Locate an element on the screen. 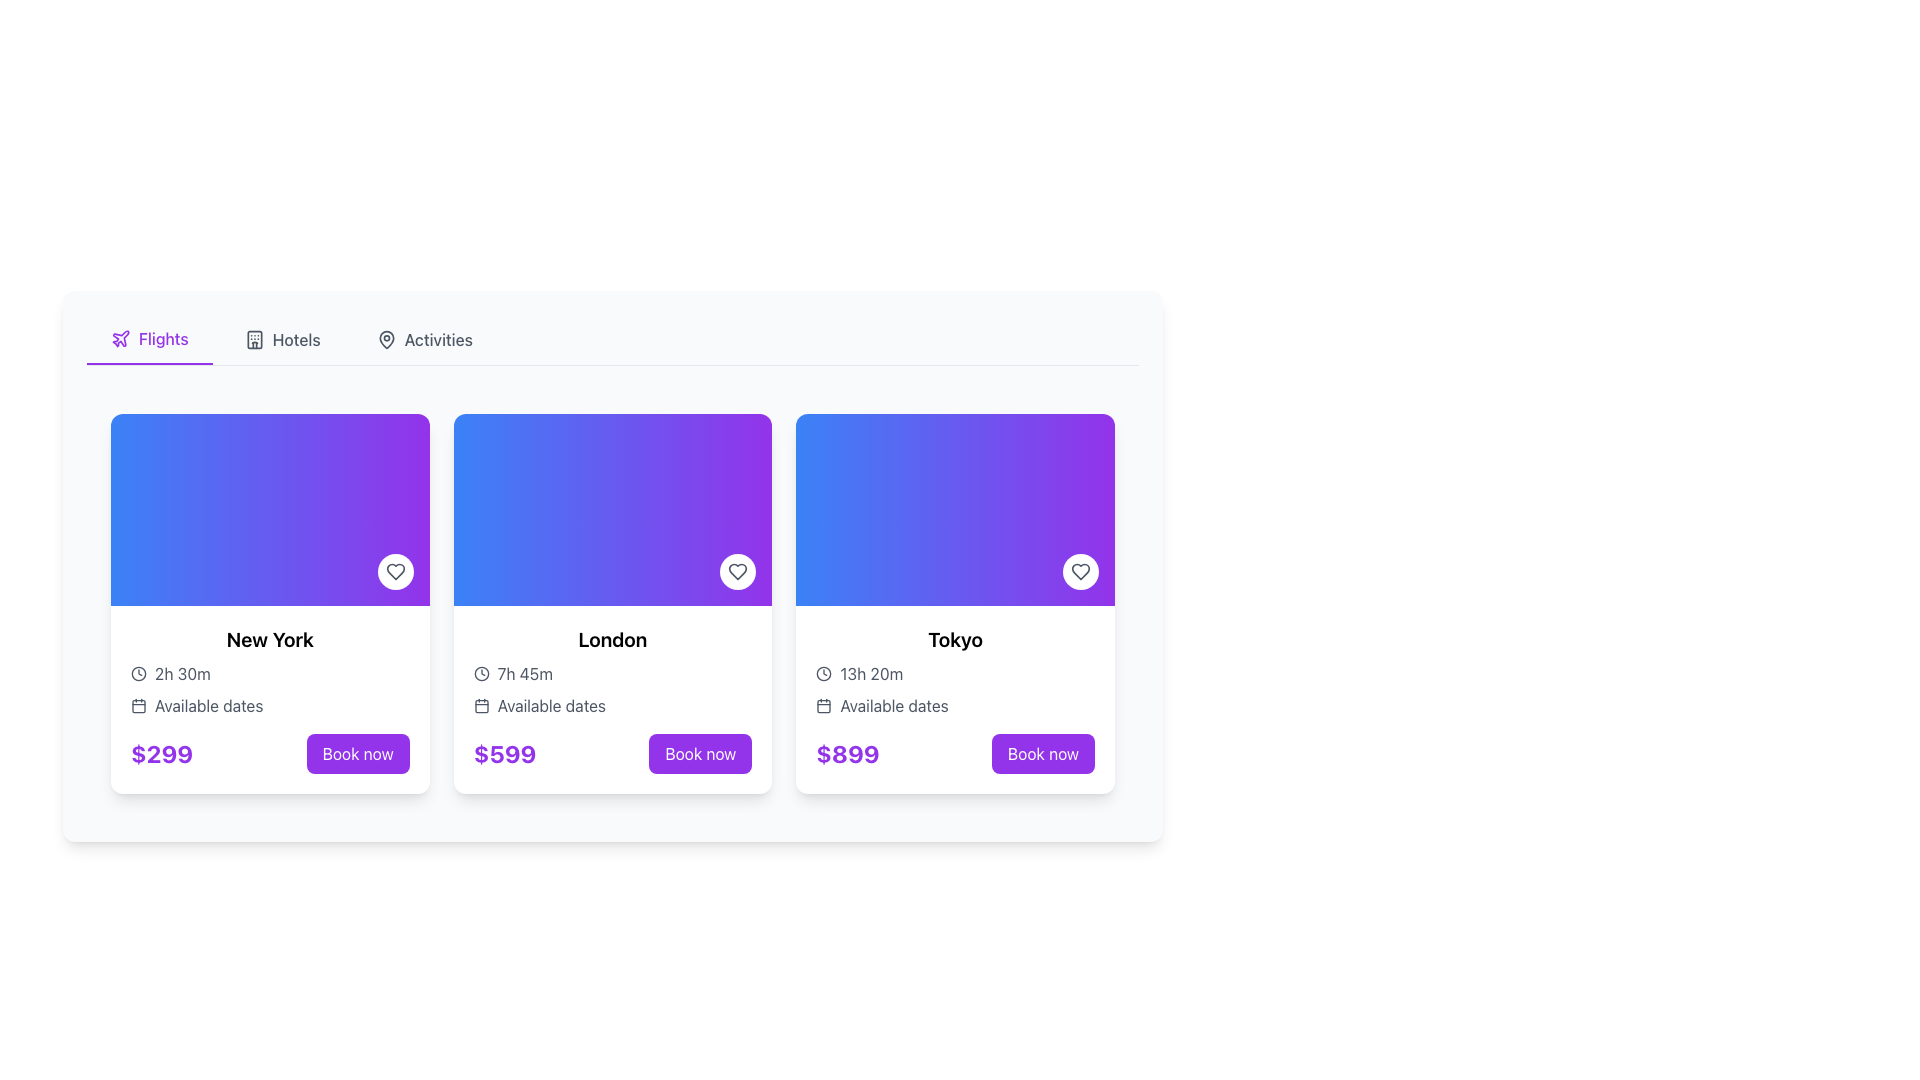 The width and height of the screenshot is (1920, 1080). the map pin-like icon located in the header bar beside the 'Activities' text label is located at coordinates (386, 338).